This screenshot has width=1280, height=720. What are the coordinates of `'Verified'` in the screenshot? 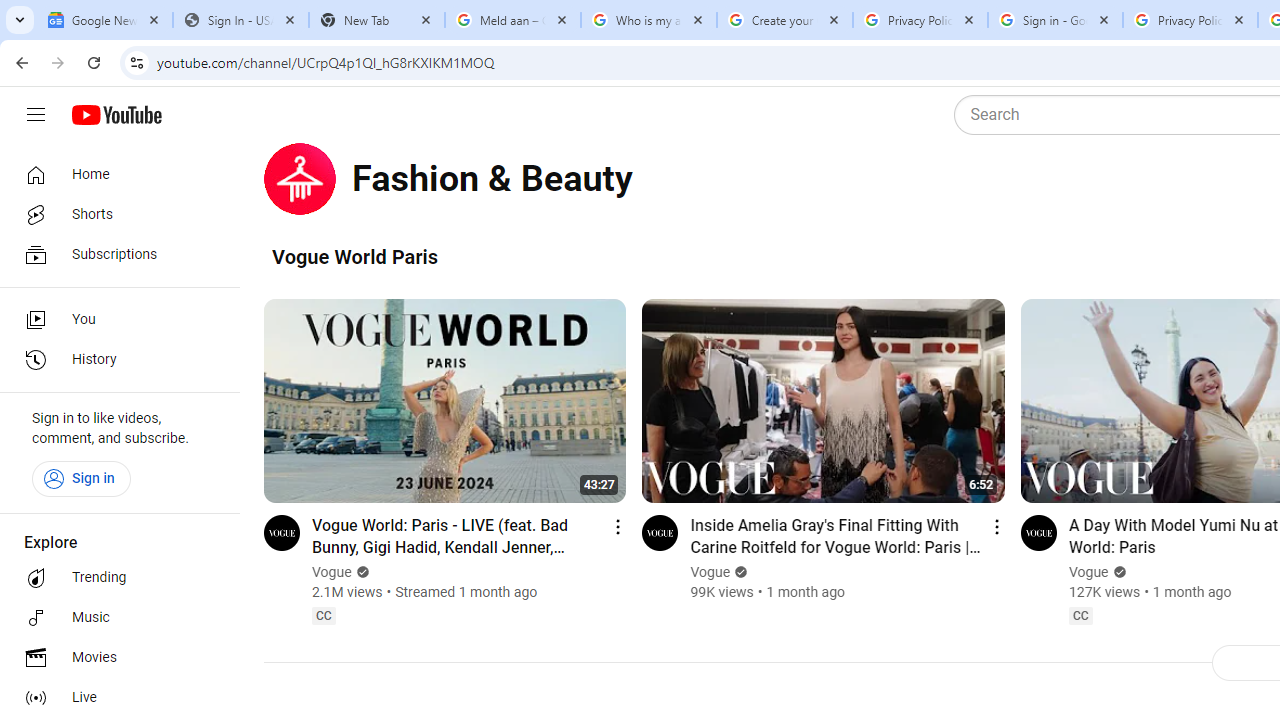 It's located at (1116, 572).